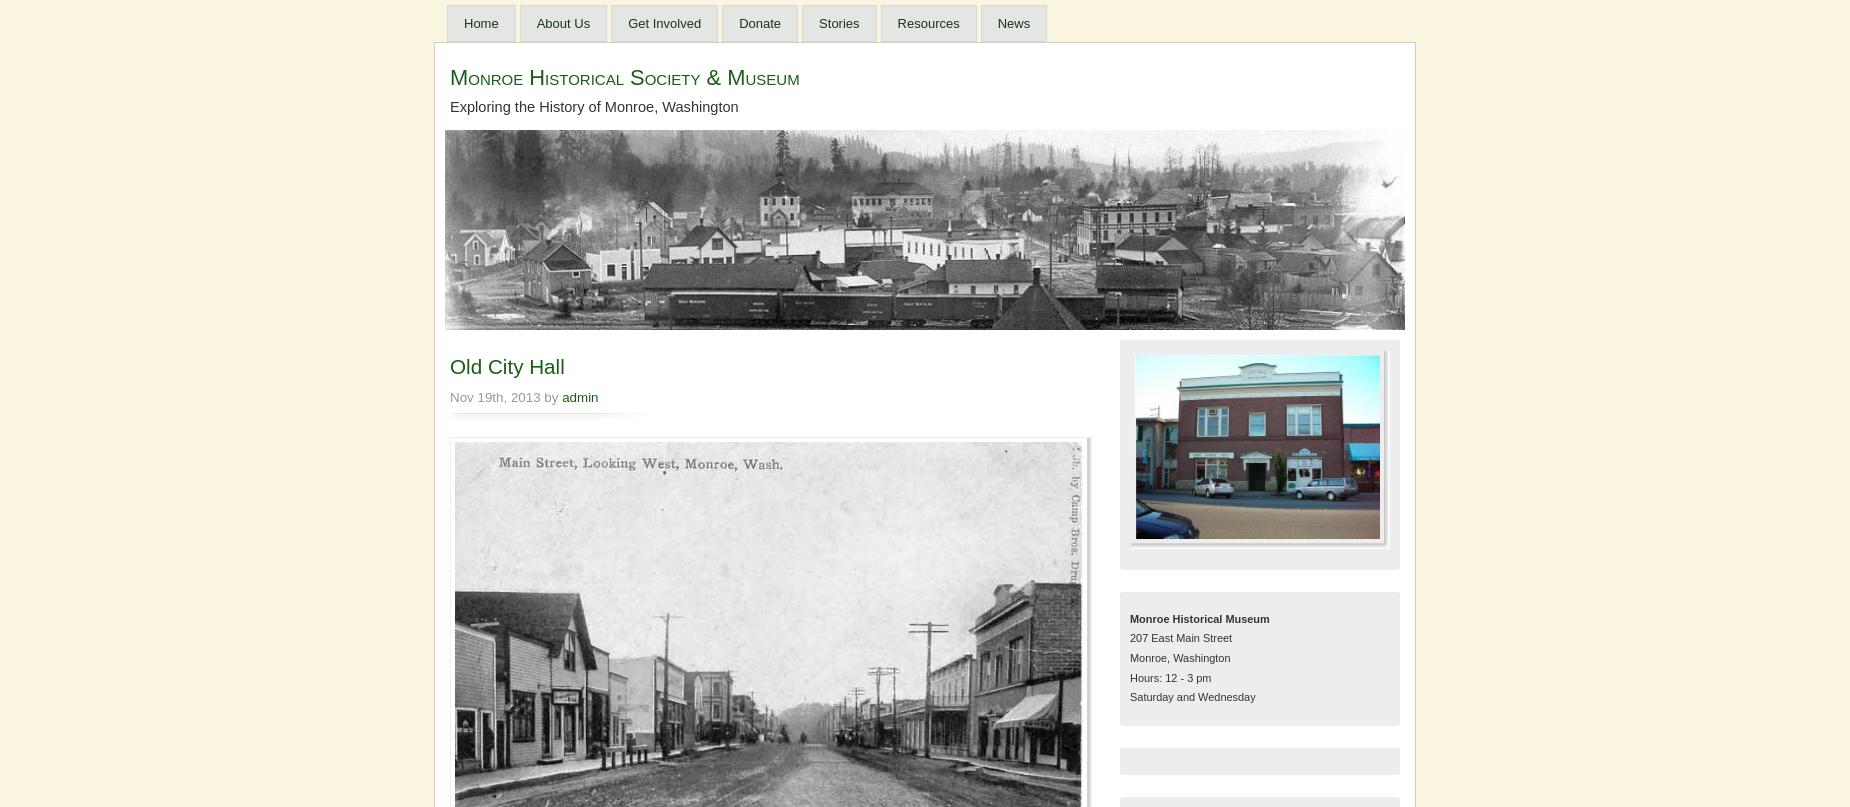 Image resolution: width=1850 pixels, height=807 pixels. Describe the element at coordinates (448, 396) in the screenshot. I see `'Nov 19th, 2013 by'` at that location.